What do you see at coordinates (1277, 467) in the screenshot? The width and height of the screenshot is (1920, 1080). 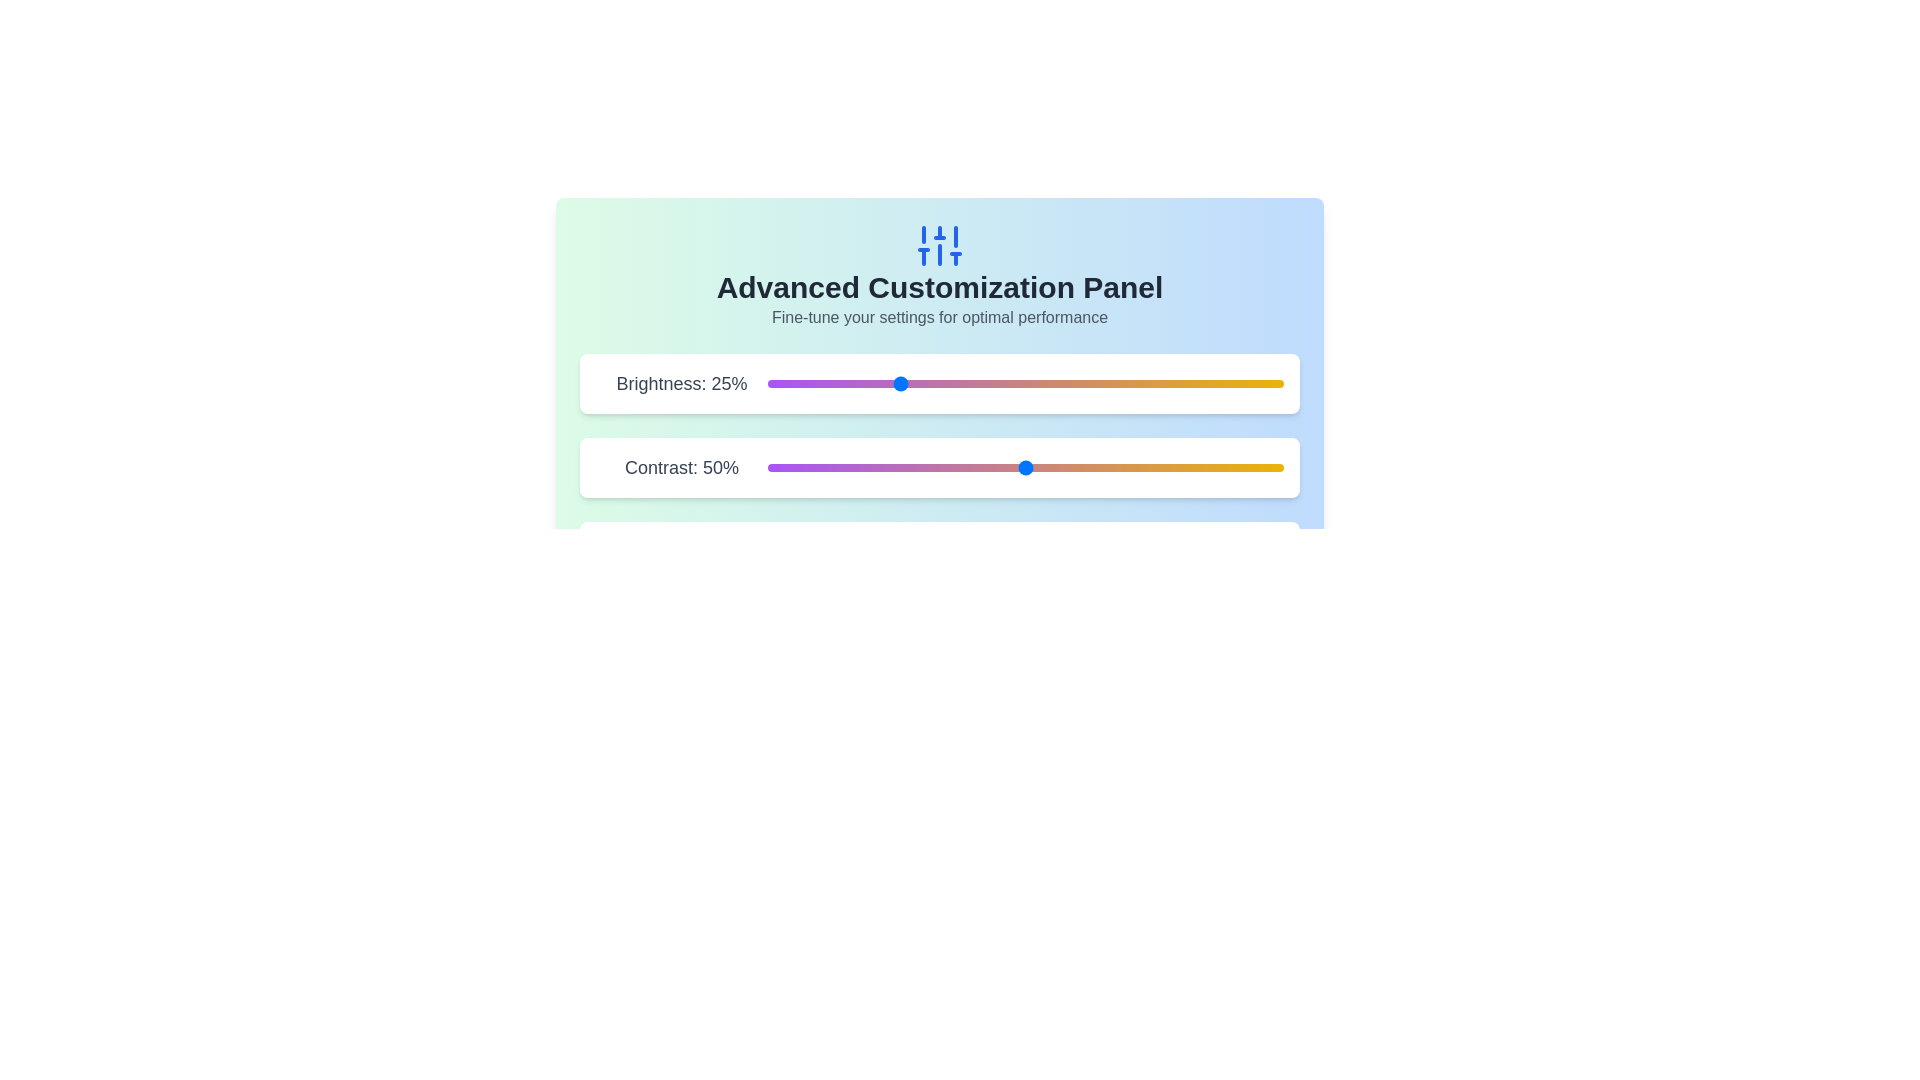 I see `the contrast slider to 99%` at bounding box center [1277, 467].